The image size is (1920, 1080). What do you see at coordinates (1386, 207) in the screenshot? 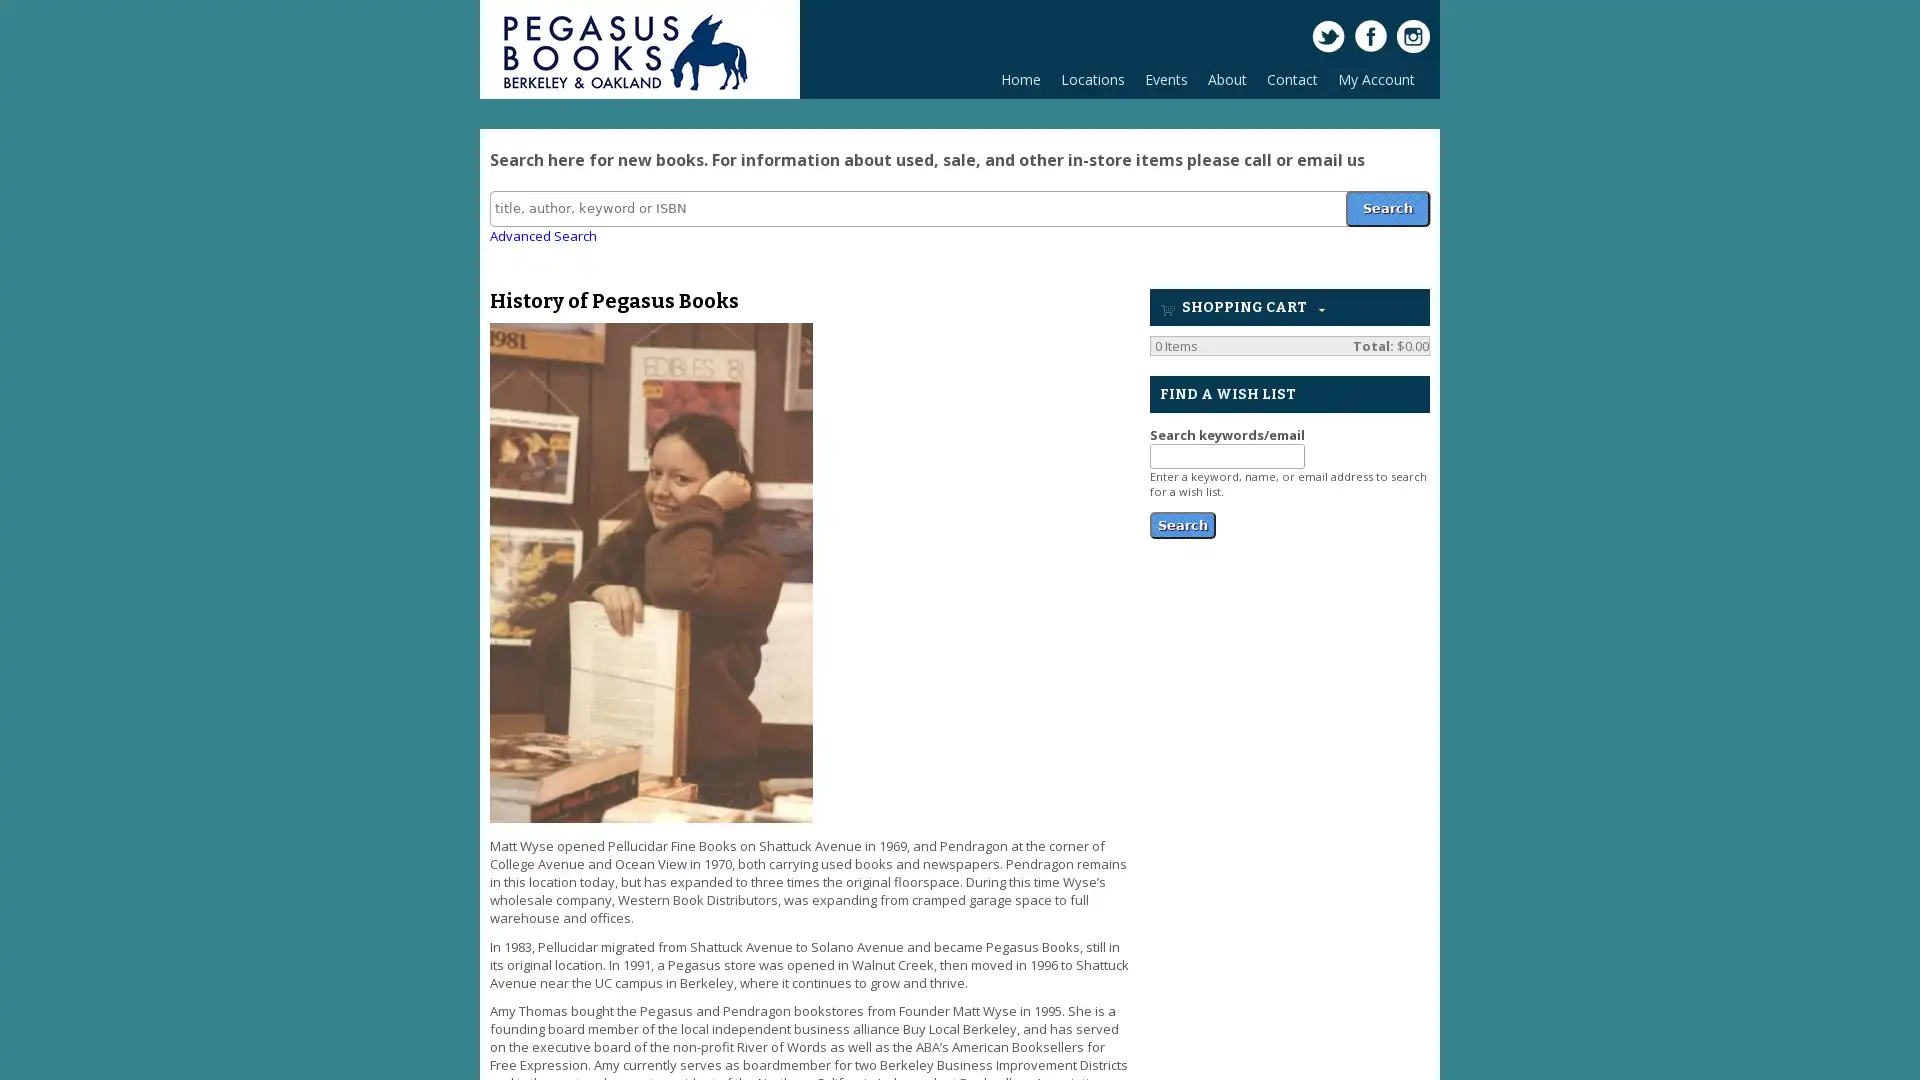
I see `Search` at bounding box center [1386, 207].